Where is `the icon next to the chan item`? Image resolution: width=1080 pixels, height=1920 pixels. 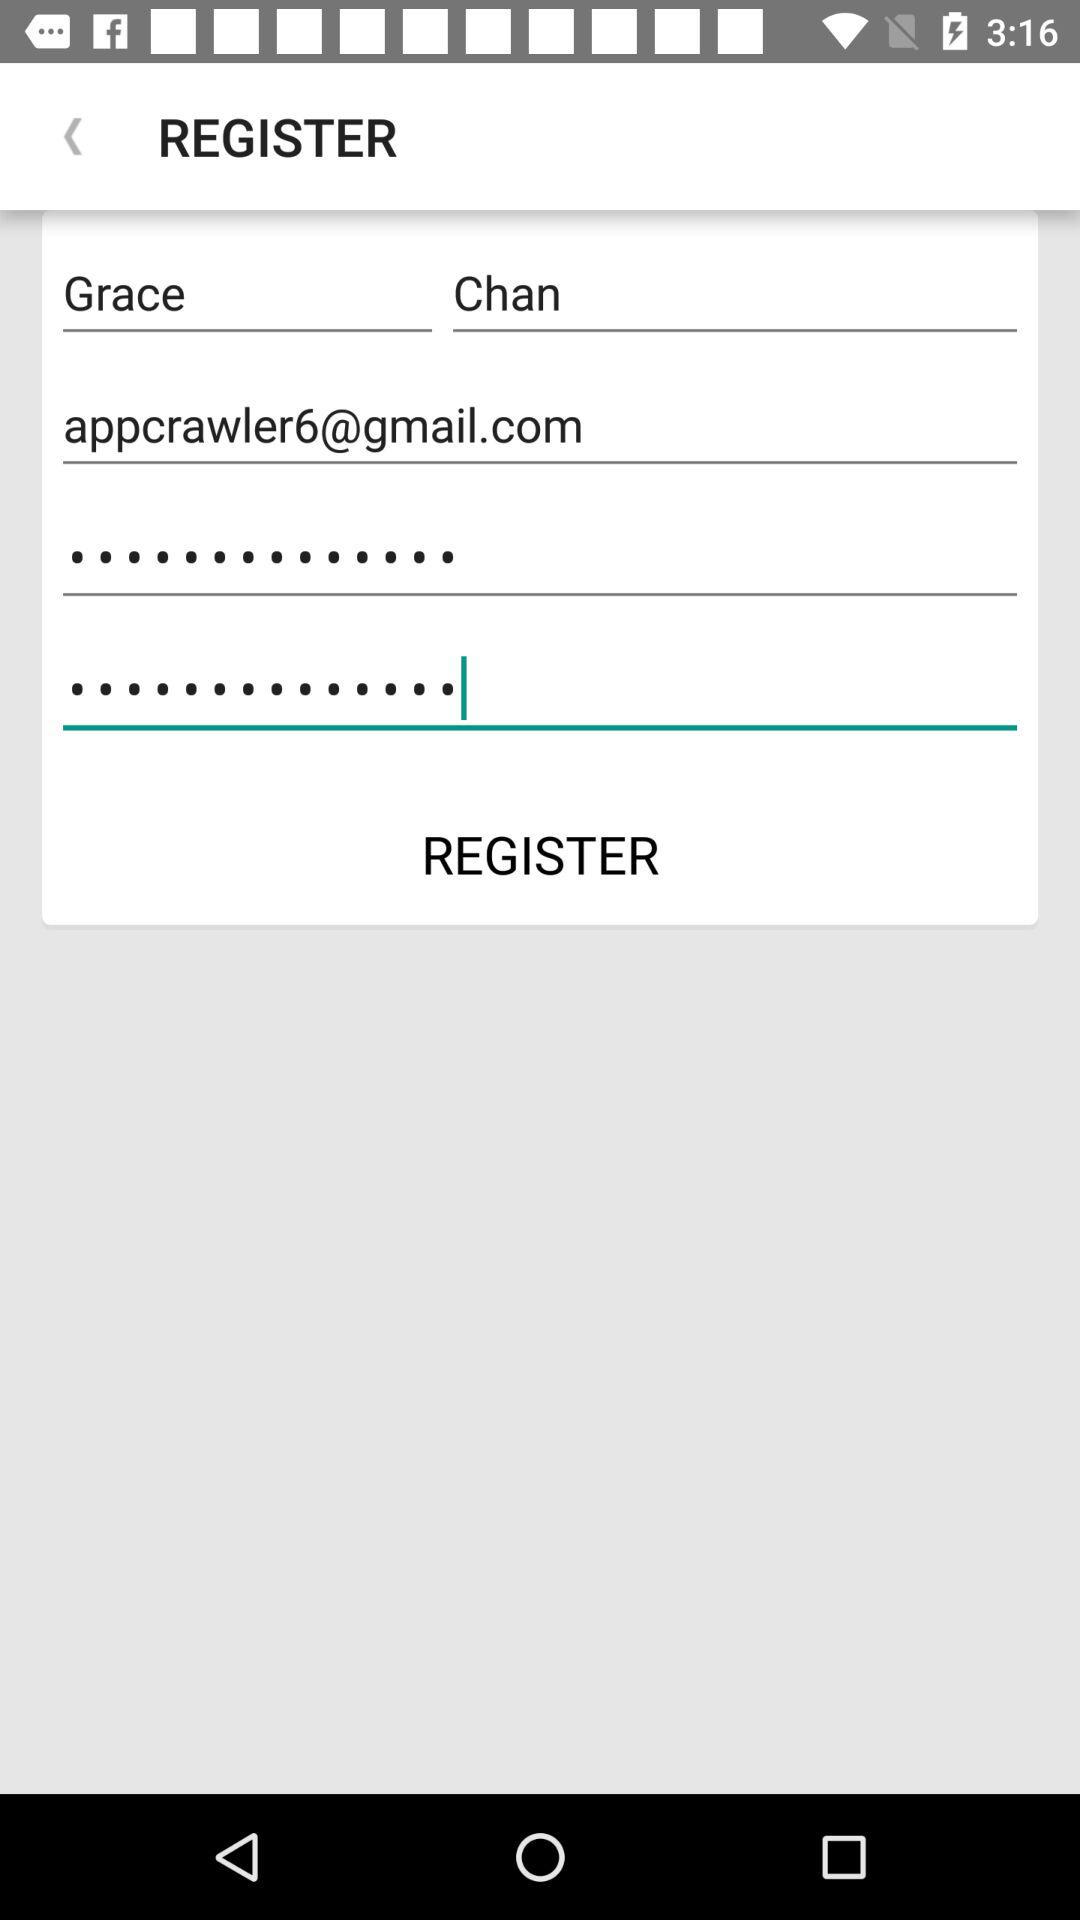
the icon next to the chan item is located at coordinates (246, 292).